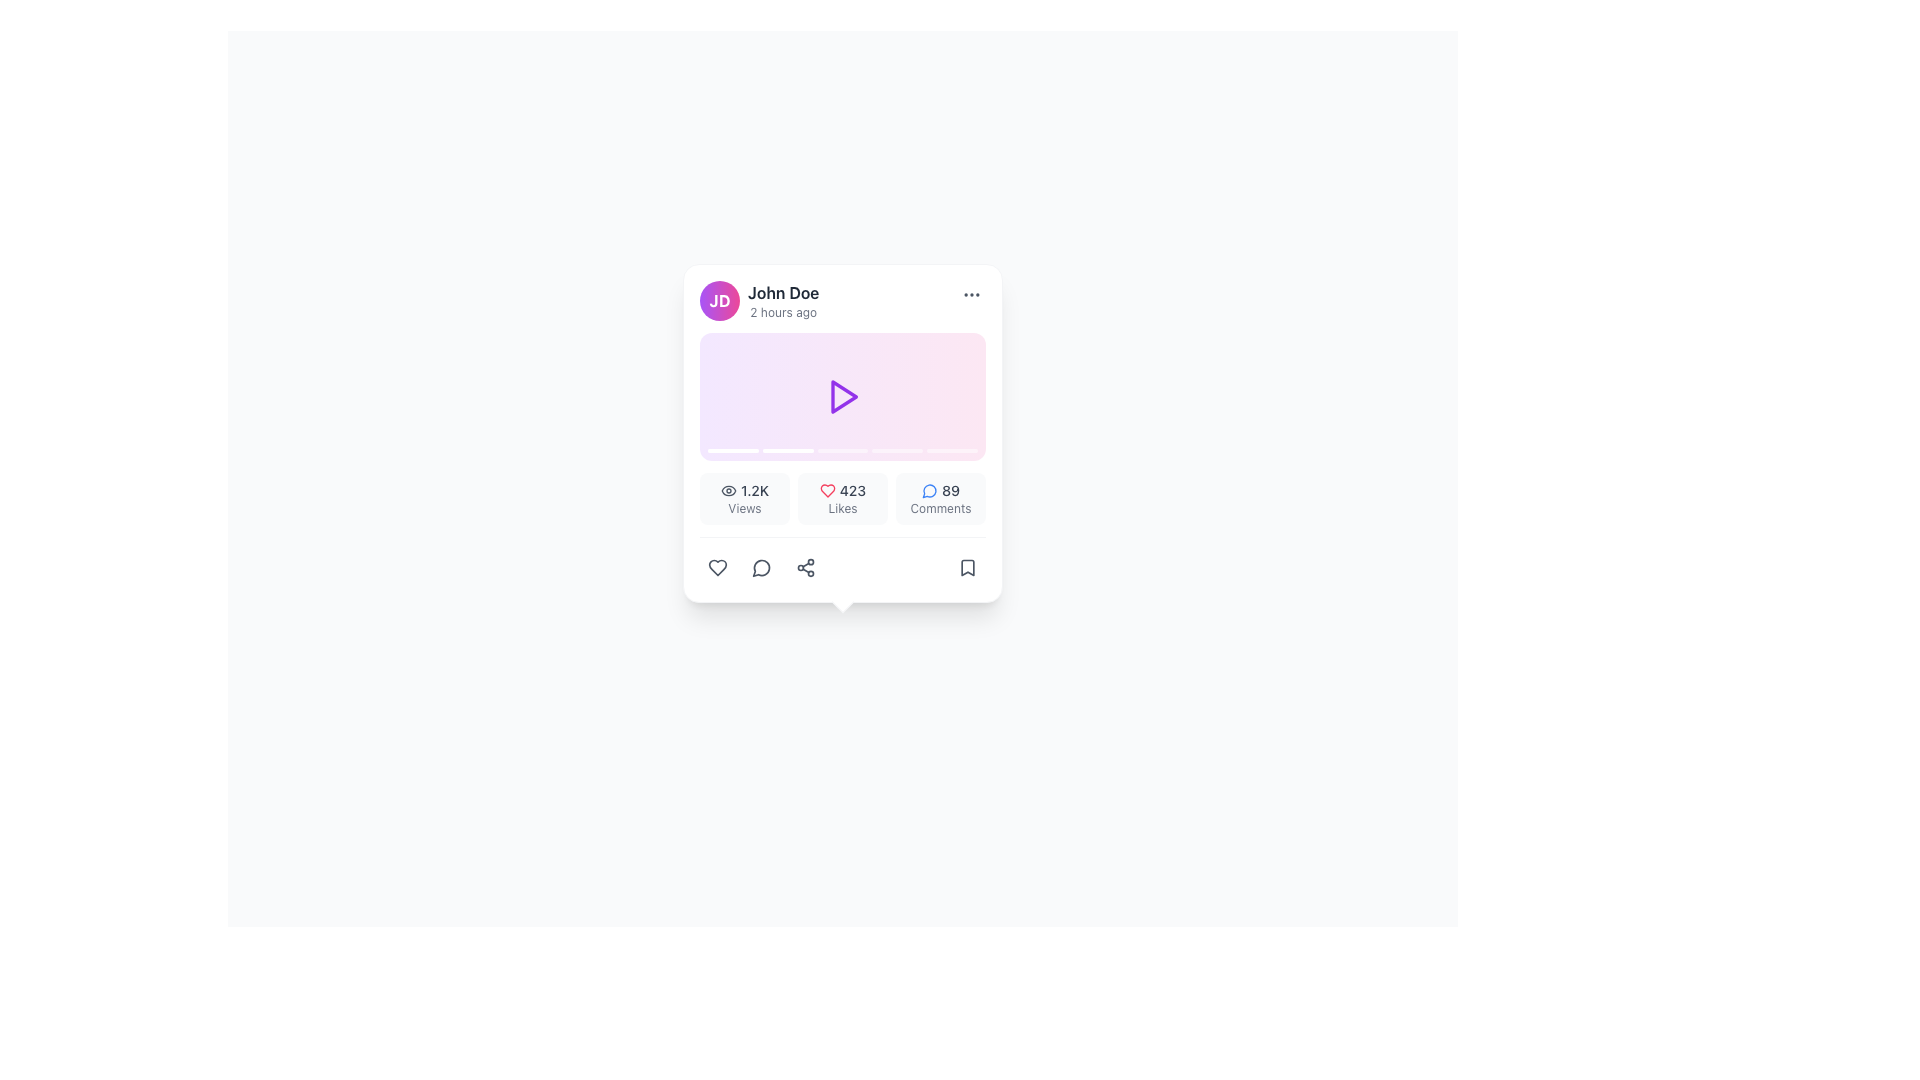  What do you see at coordinates (951, 451) in the screenshot?
I see `the last segment of the progress bar, which is a small thin line with rounded ends, located on the far right of the horizontal bar at the bottom of the card interface` at bounding box center [951, 451].